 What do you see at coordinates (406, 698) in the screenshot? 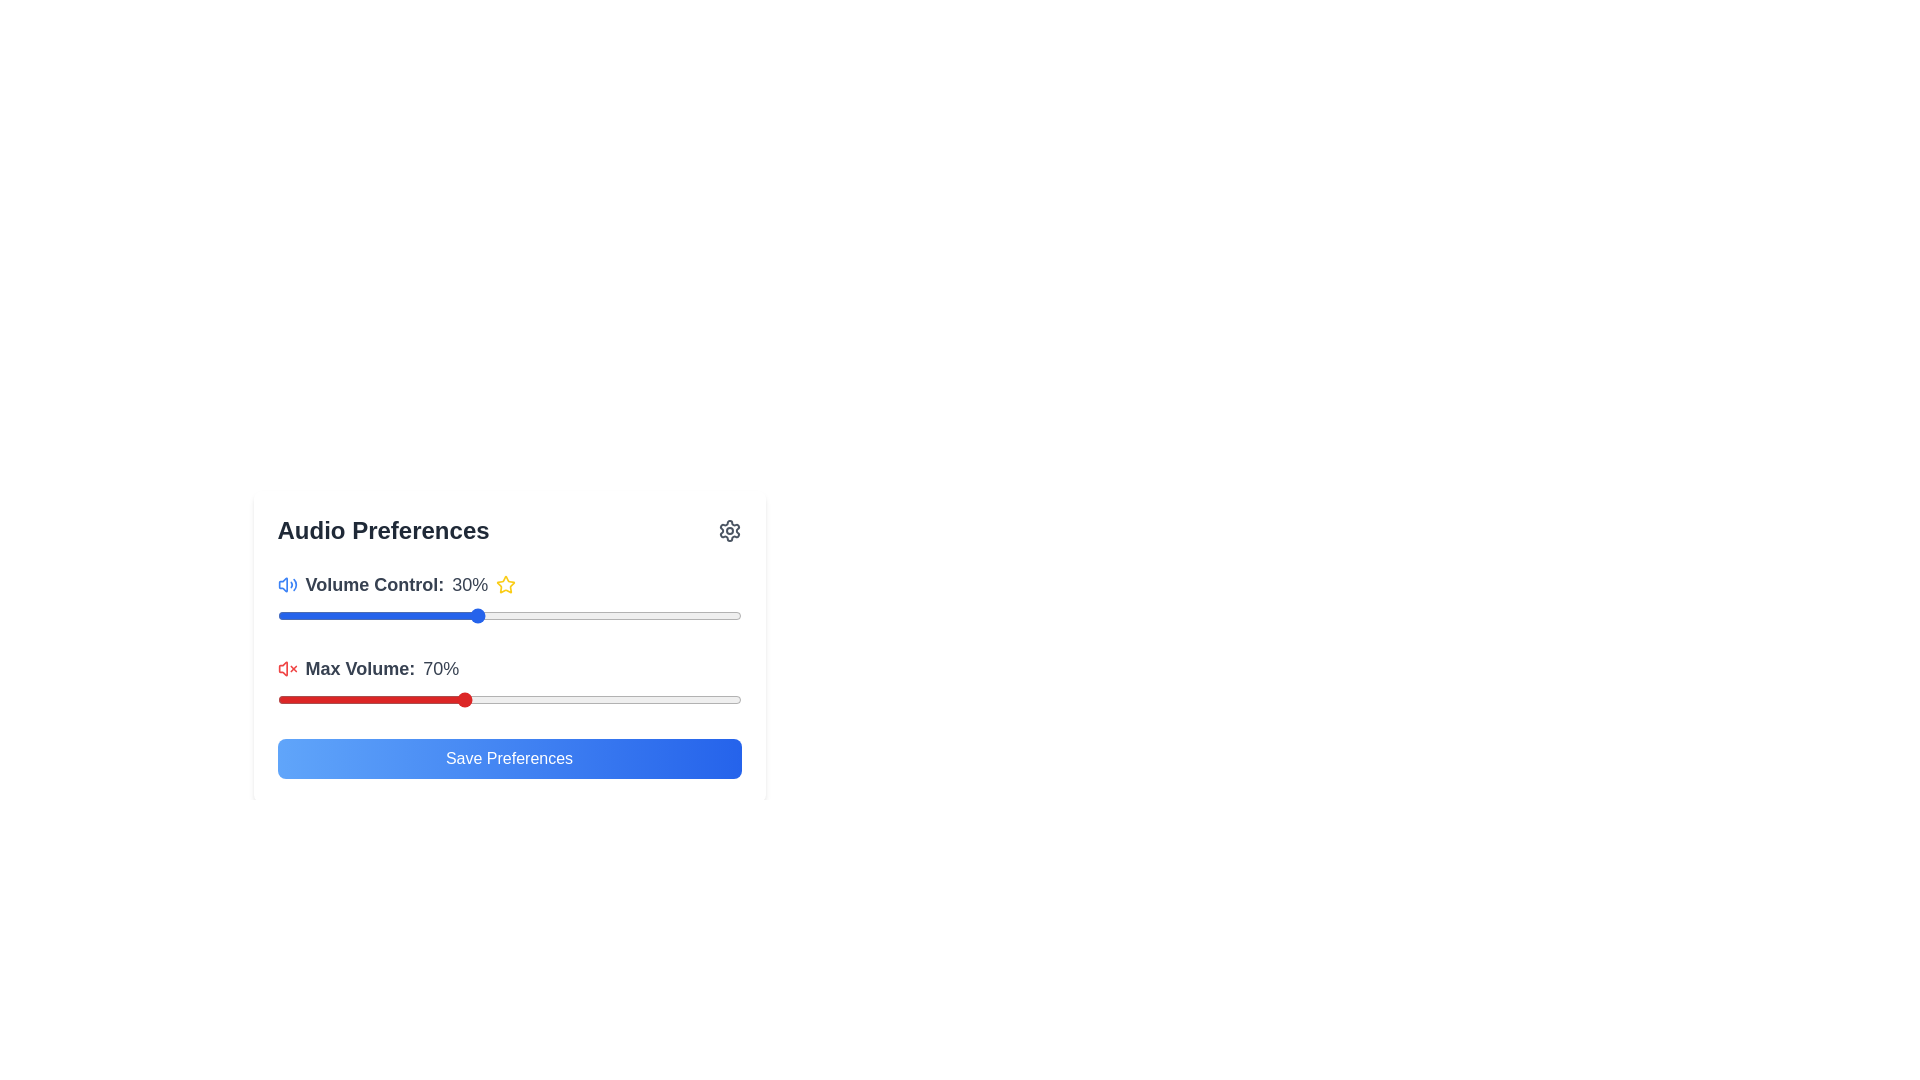
I see `max volume` at bounding box center [406, 698].